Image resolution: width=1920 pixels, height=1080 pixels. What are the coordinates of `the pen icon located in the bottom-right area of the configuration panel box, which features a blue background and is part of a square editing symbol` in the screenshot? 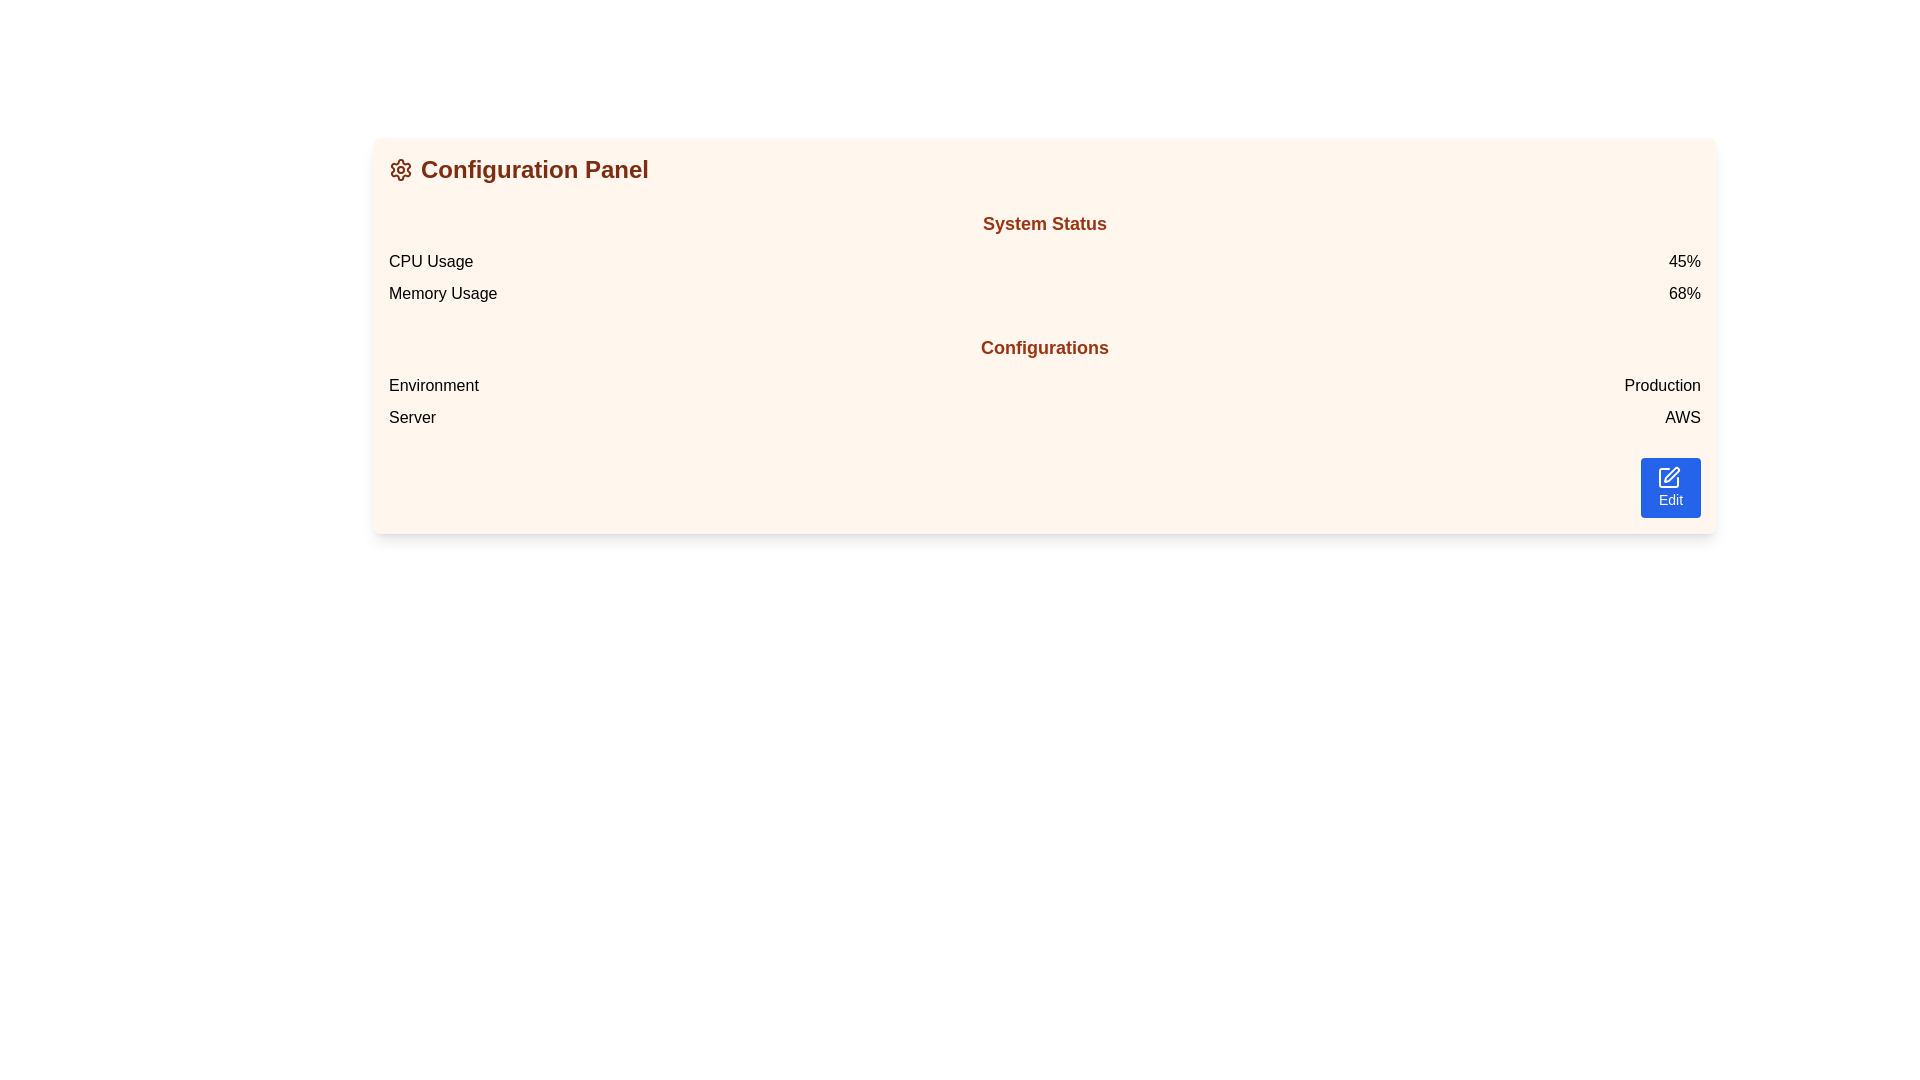 It's located at (1671, 474).